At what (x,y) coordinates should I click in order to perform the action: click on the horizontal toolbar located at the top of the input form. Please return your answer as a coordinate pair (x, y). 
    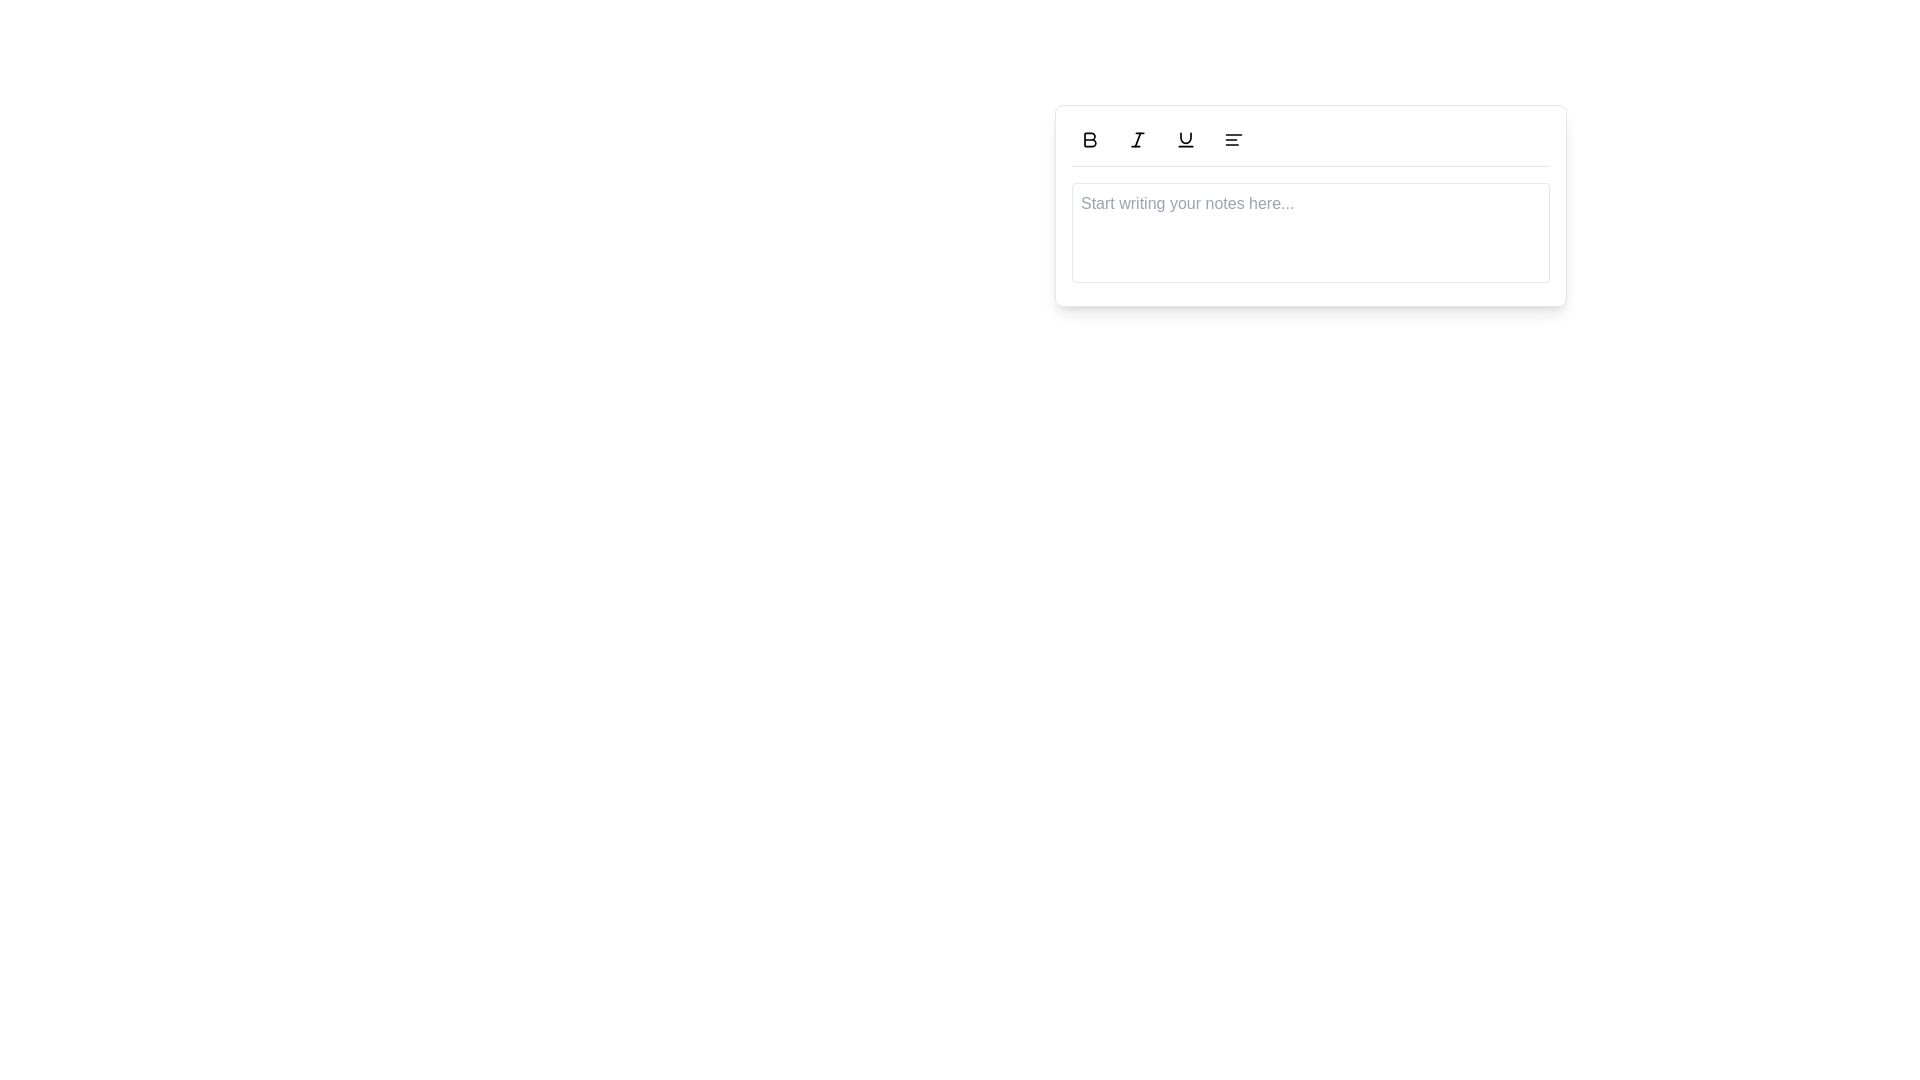
    Looking at the image, I should click on (1310, 143).